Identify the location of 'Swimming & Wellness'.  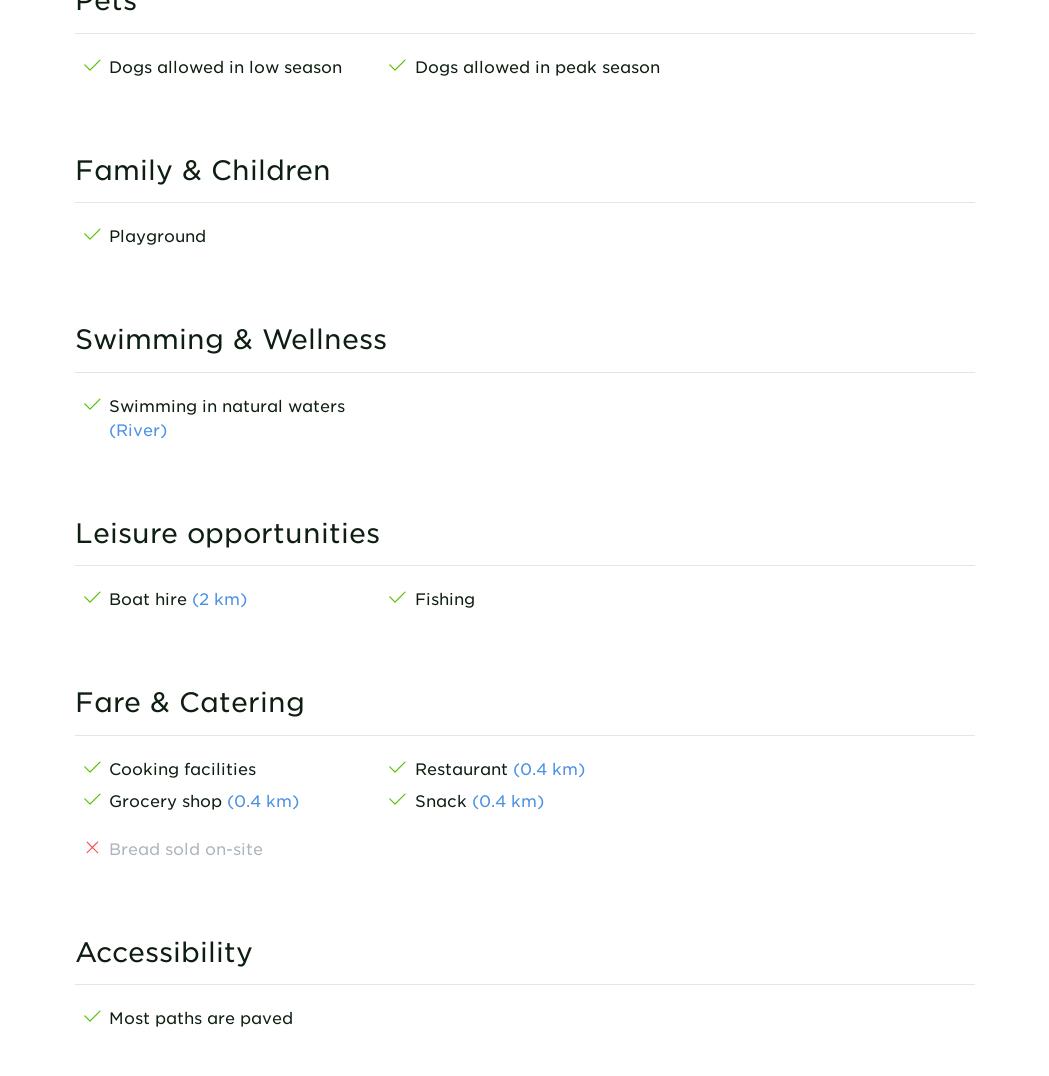
(73, 338).